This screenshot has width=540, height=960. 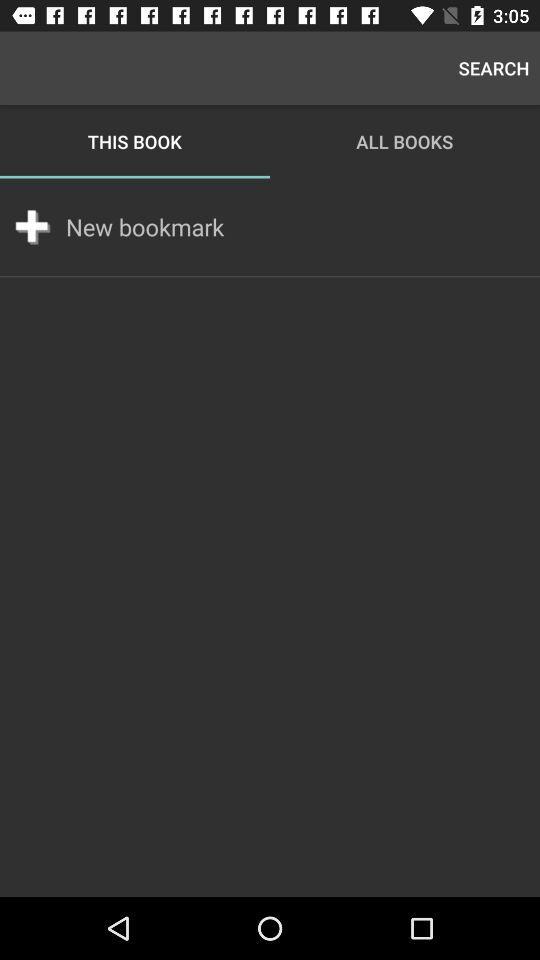 I want to click on new bookmark, so click(x=144, y=227).